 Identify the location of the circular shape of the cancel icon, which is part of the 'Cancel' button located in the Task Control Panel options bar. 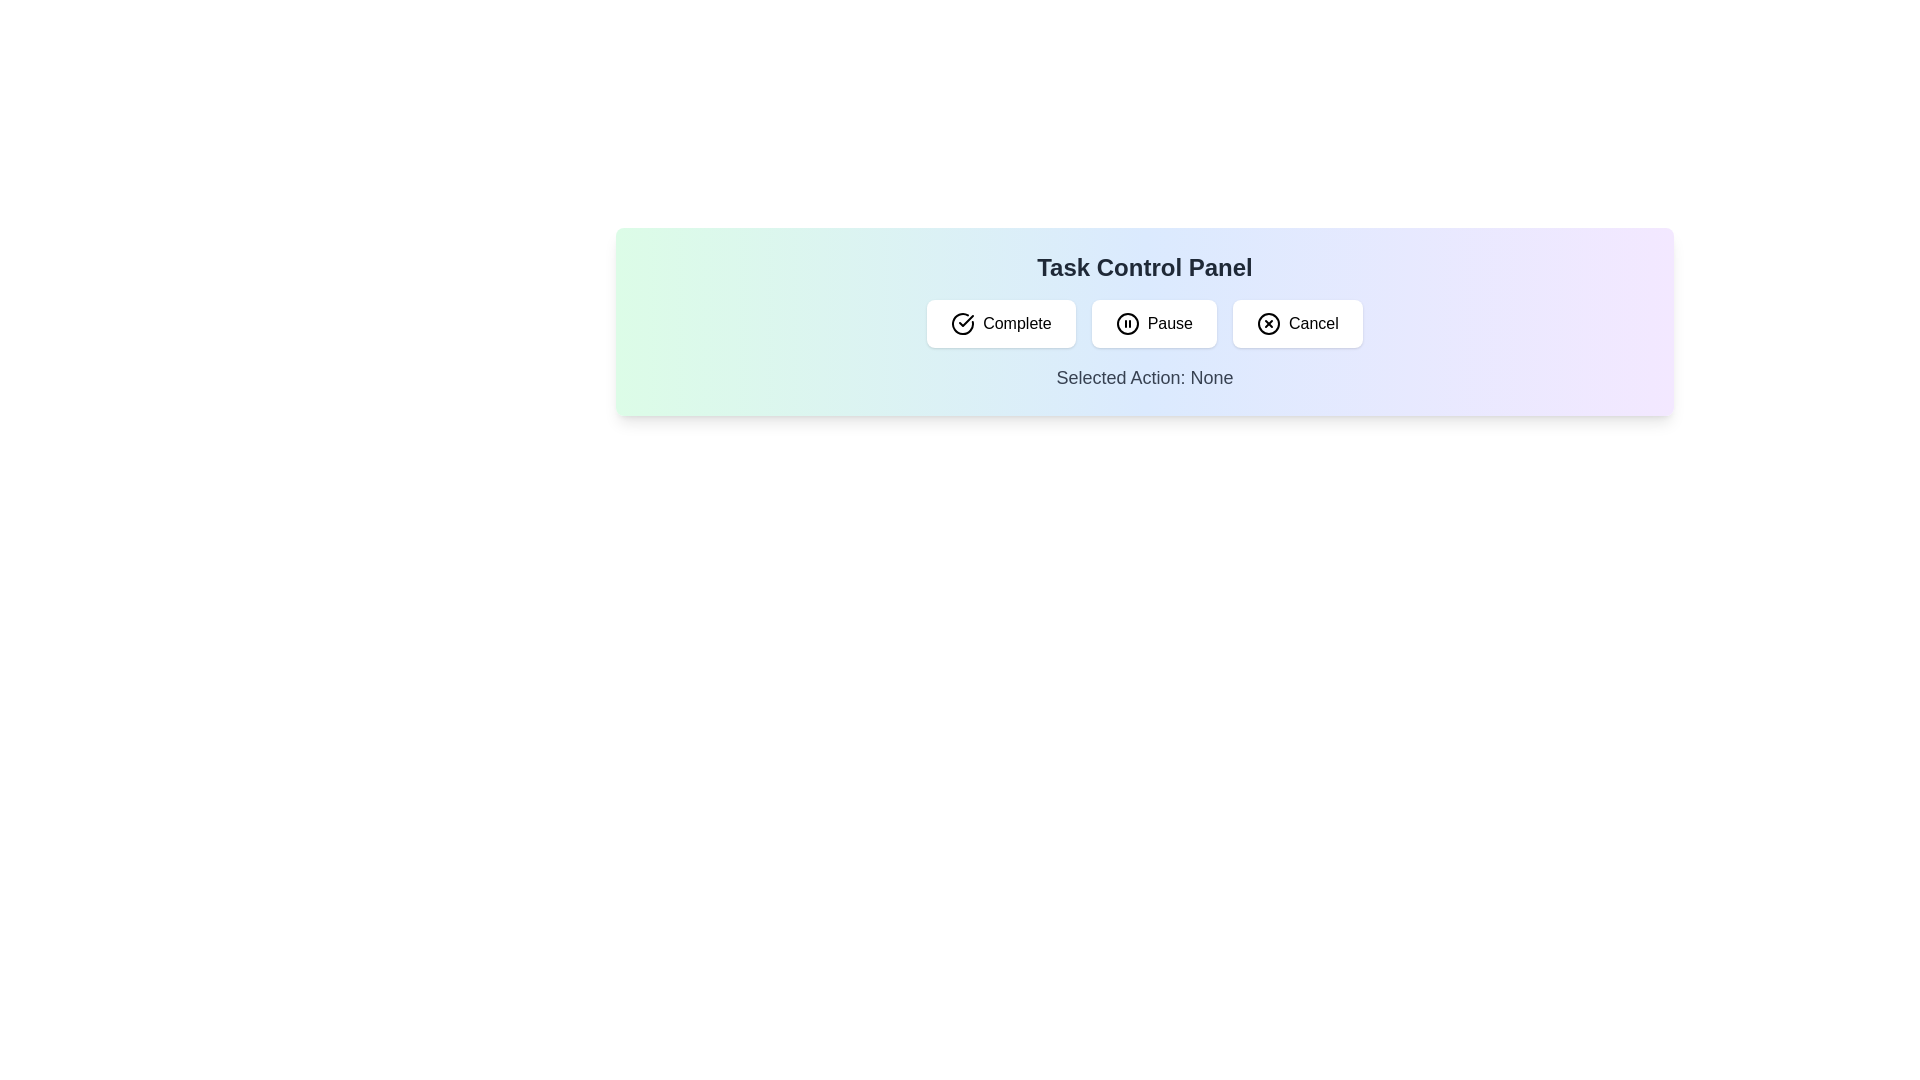
(1267, 323).